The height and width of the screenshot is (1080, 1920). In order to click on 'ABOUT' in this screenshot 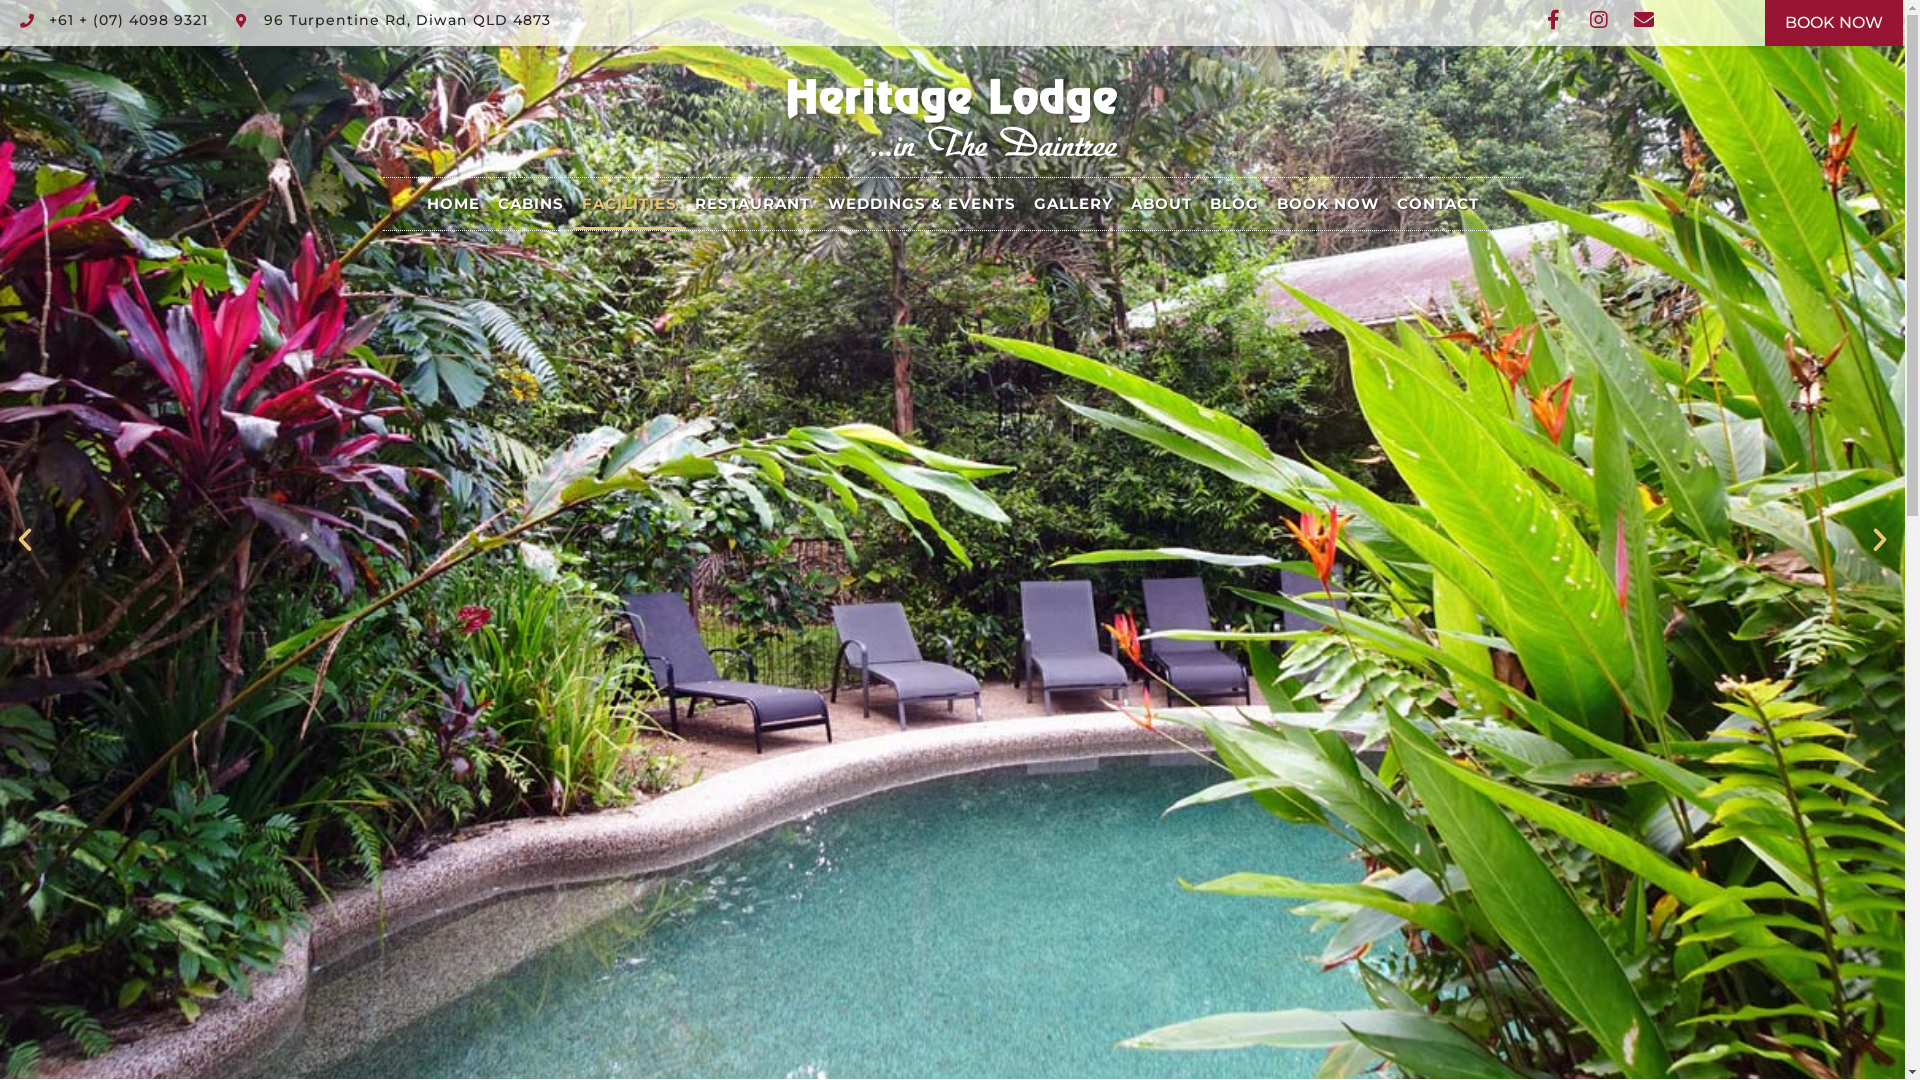, I will do `click(1161, 204)`.